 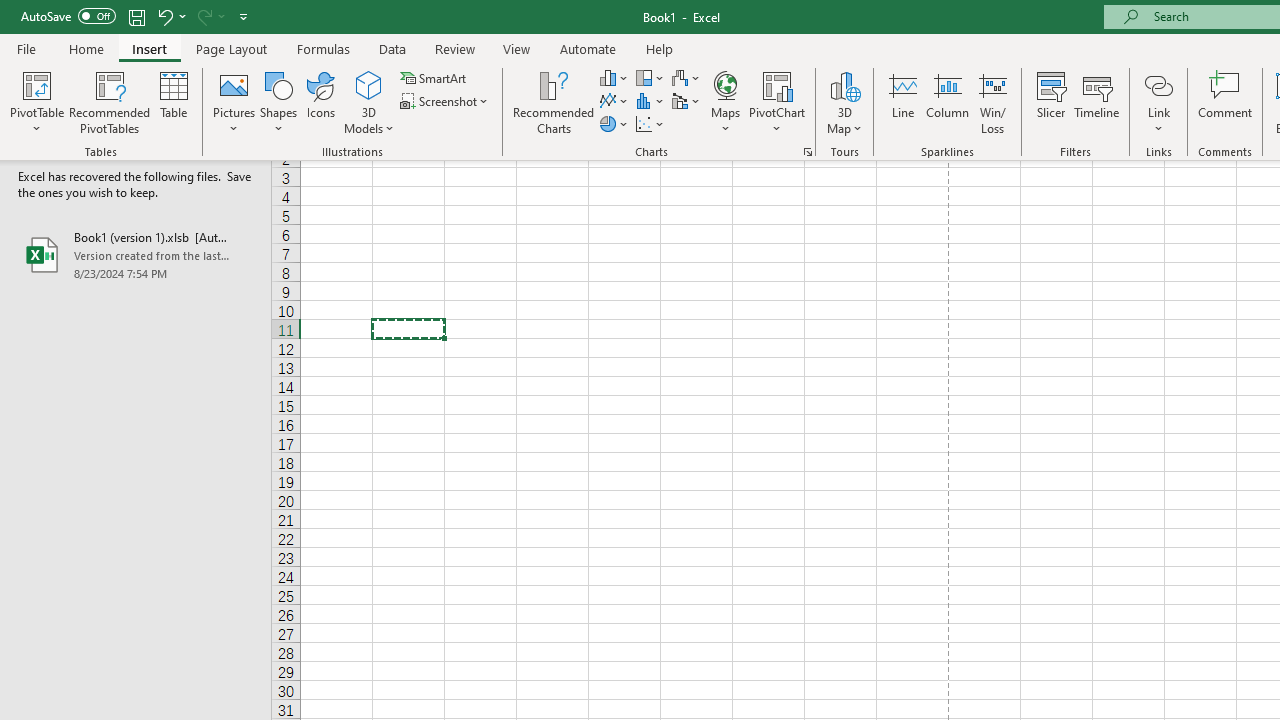 What do you see at coordinates (68, 16) in the screenshot?
I see `'AutoSave'` at bounding box center [68, 16].